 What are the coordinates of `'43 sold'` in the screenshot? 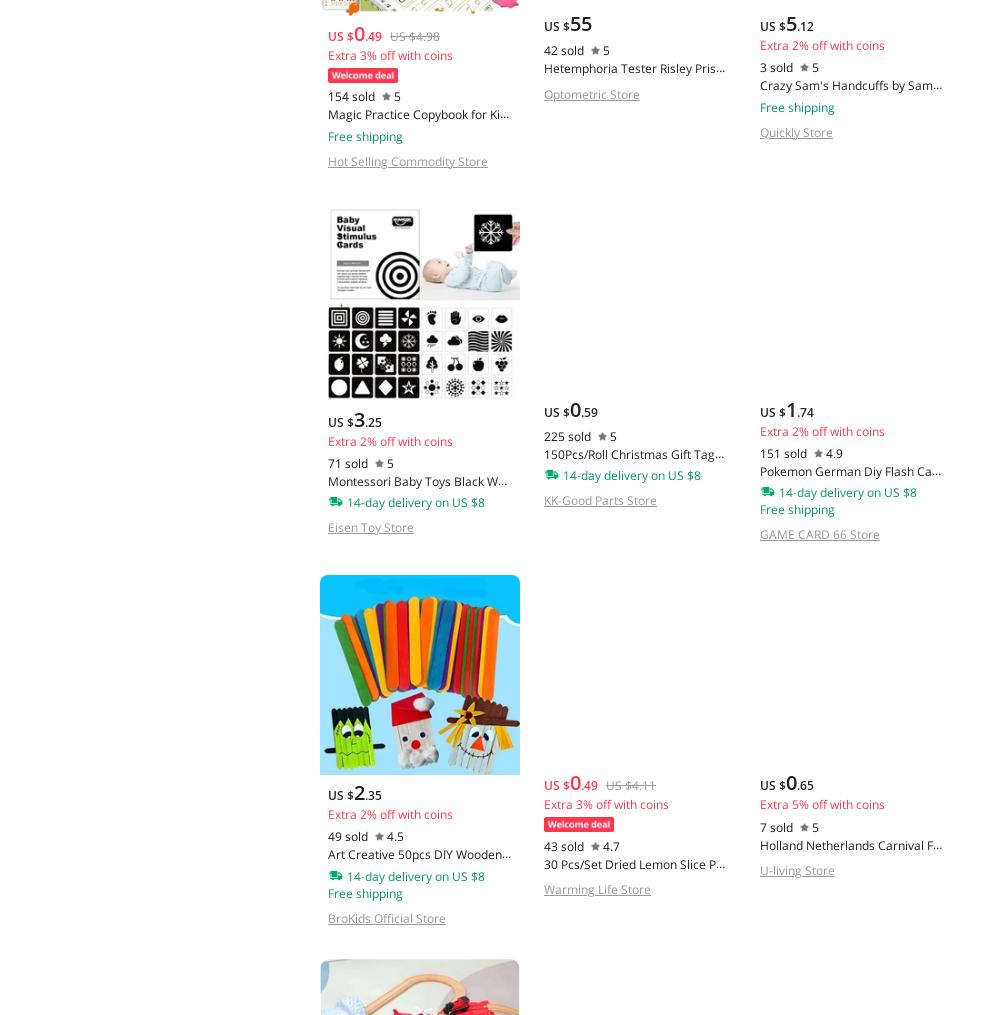 It's located at (543, 845).